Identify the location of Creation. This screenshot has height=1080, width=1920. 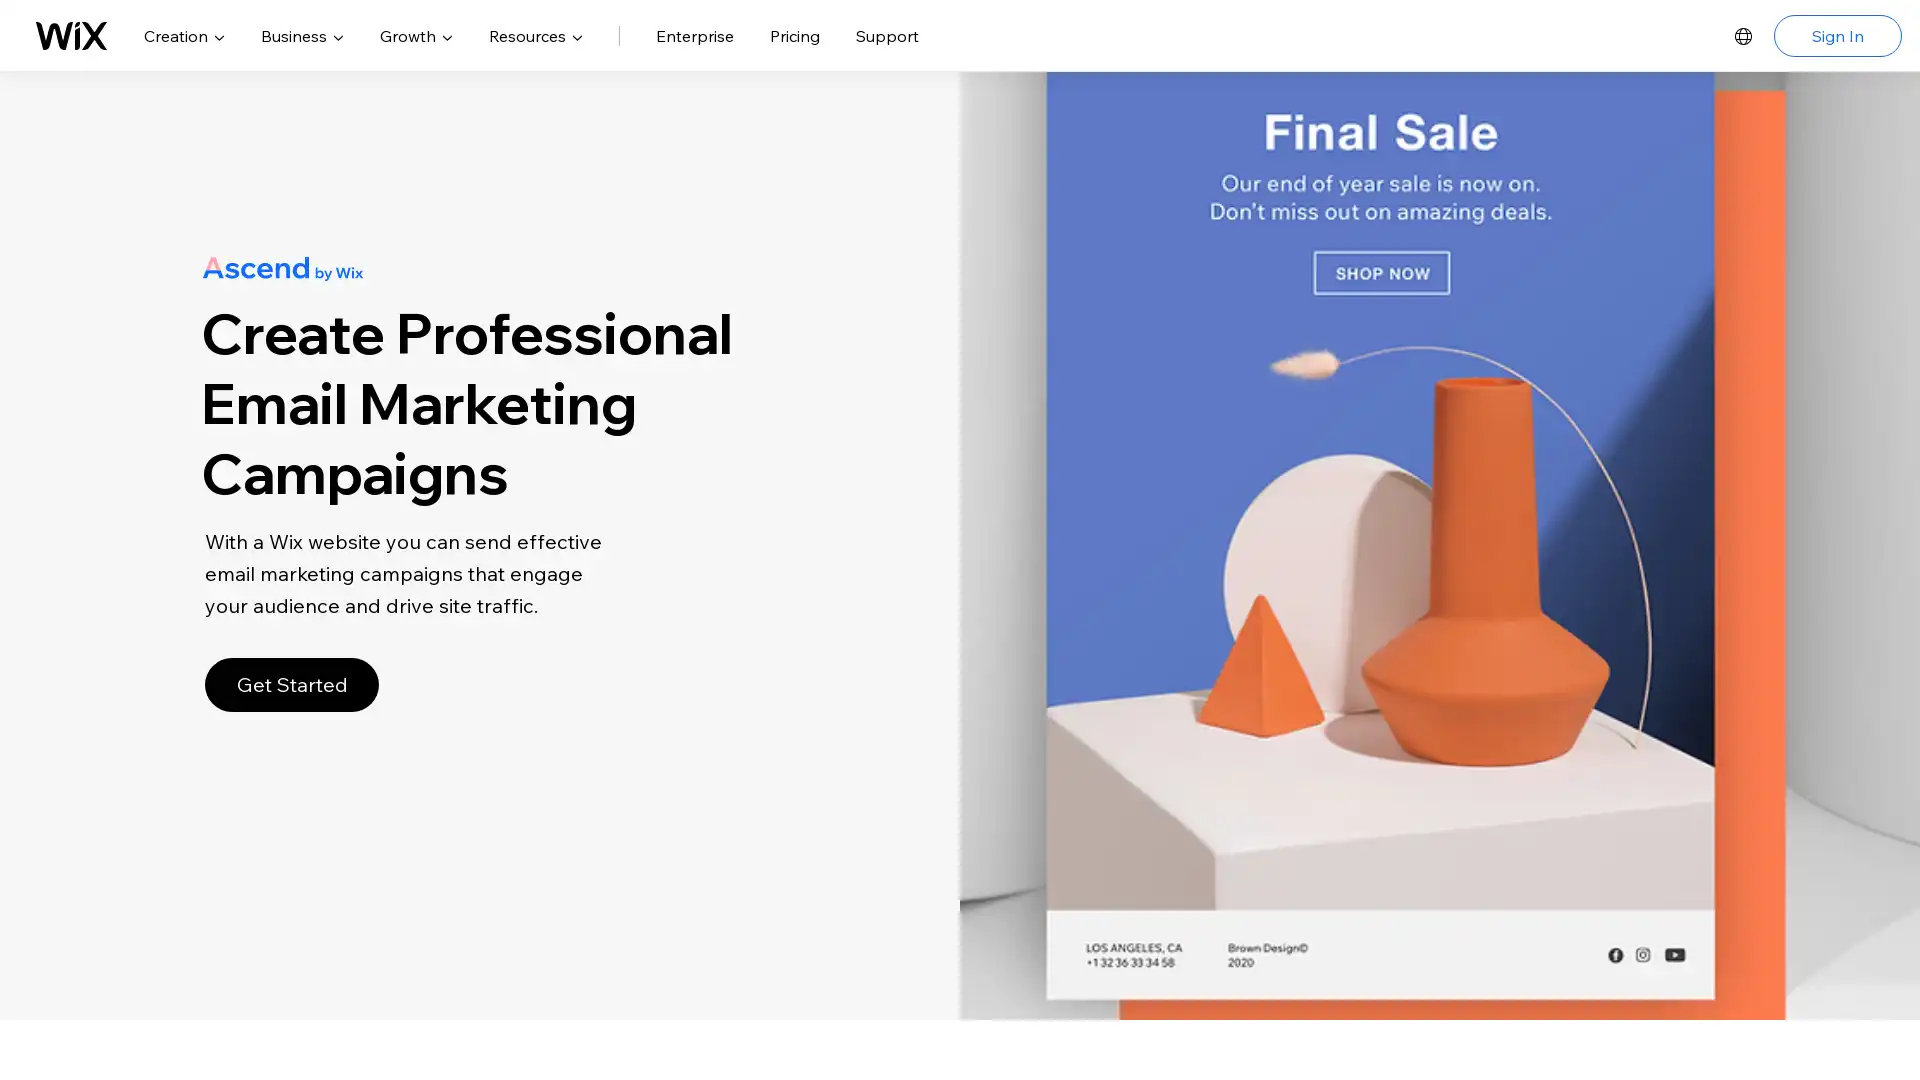
(184, 34).